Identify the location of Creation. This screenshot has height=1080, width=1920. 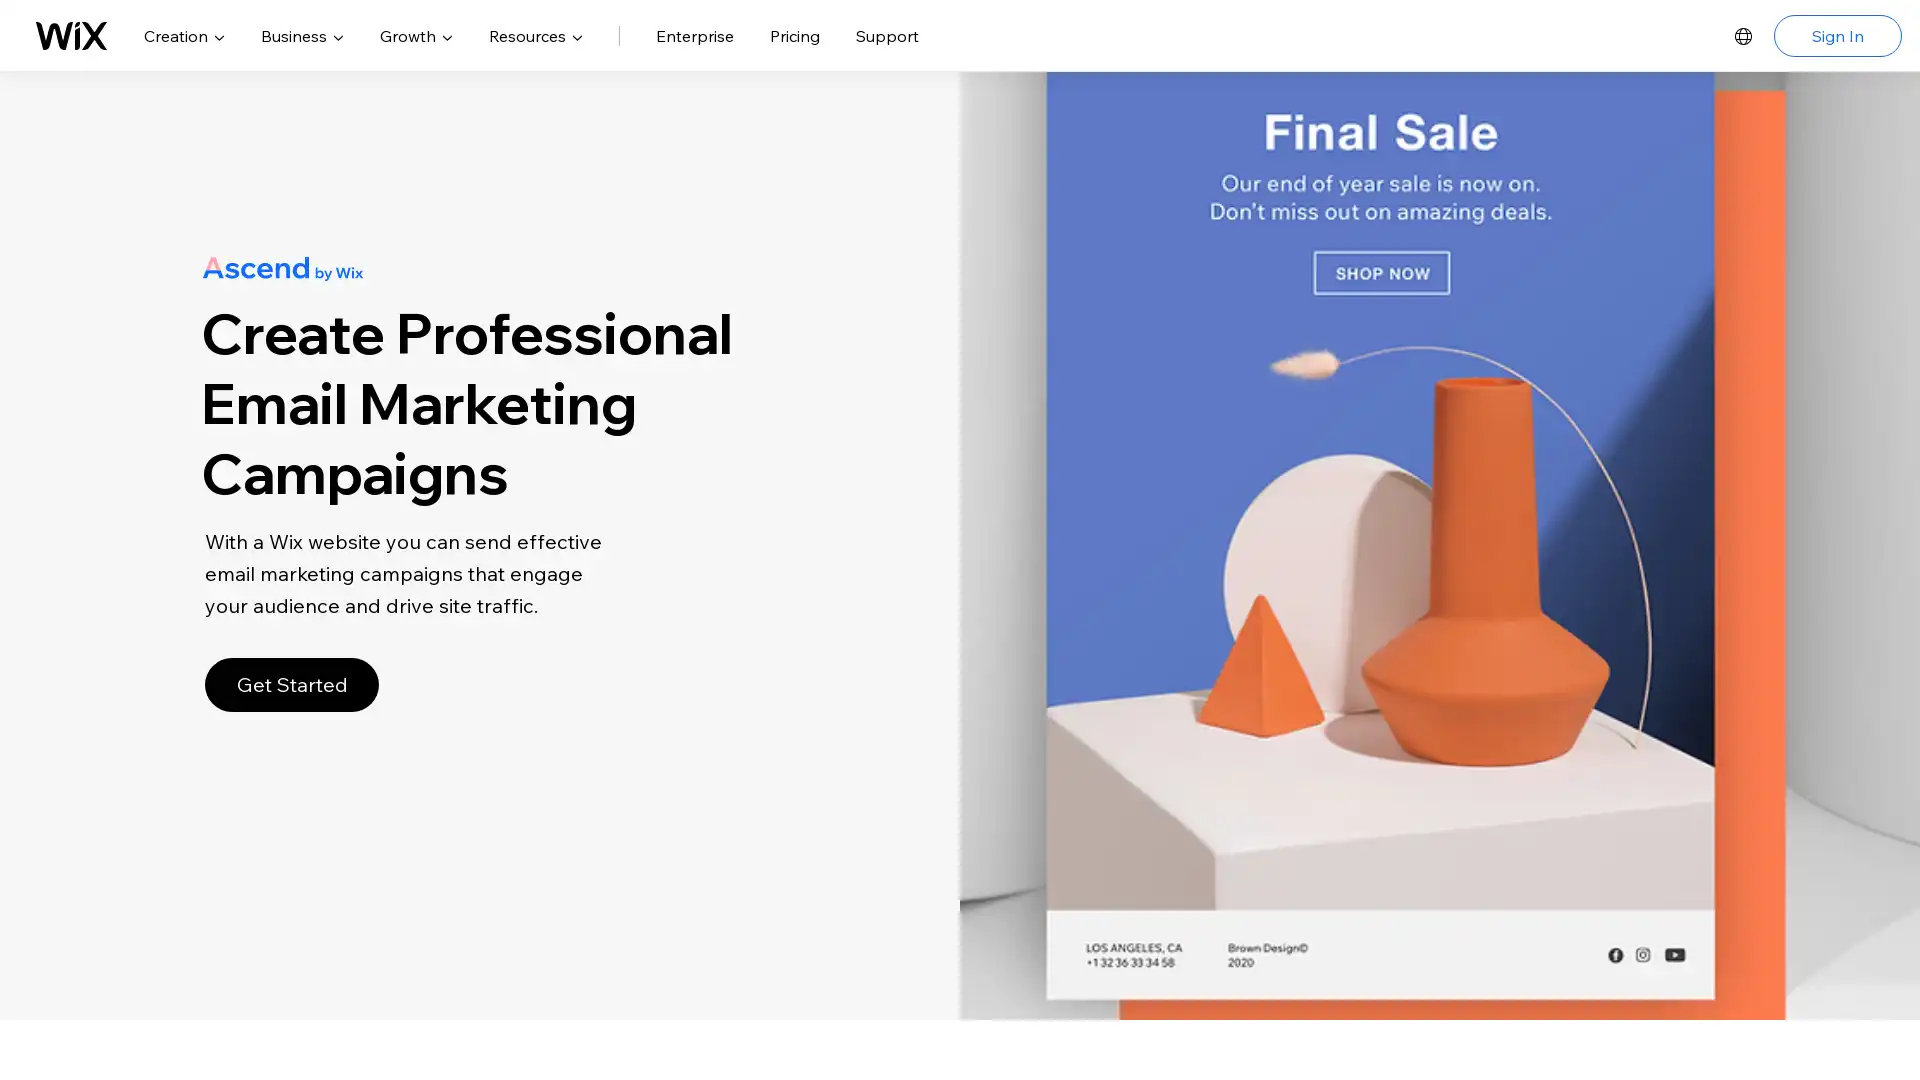
(184, 34).